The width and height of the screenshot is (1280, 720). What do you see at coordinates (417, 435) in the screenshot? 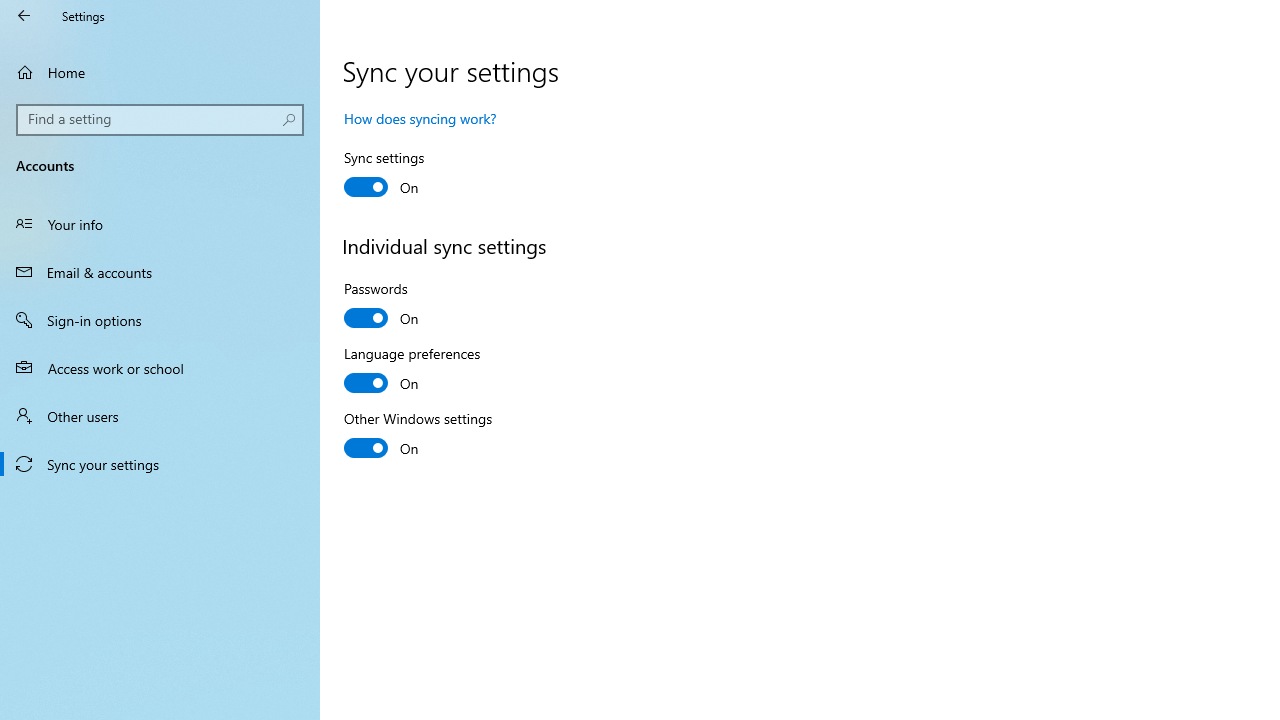
I see `'Other Windows settings'` at bounding box center [417, 435].